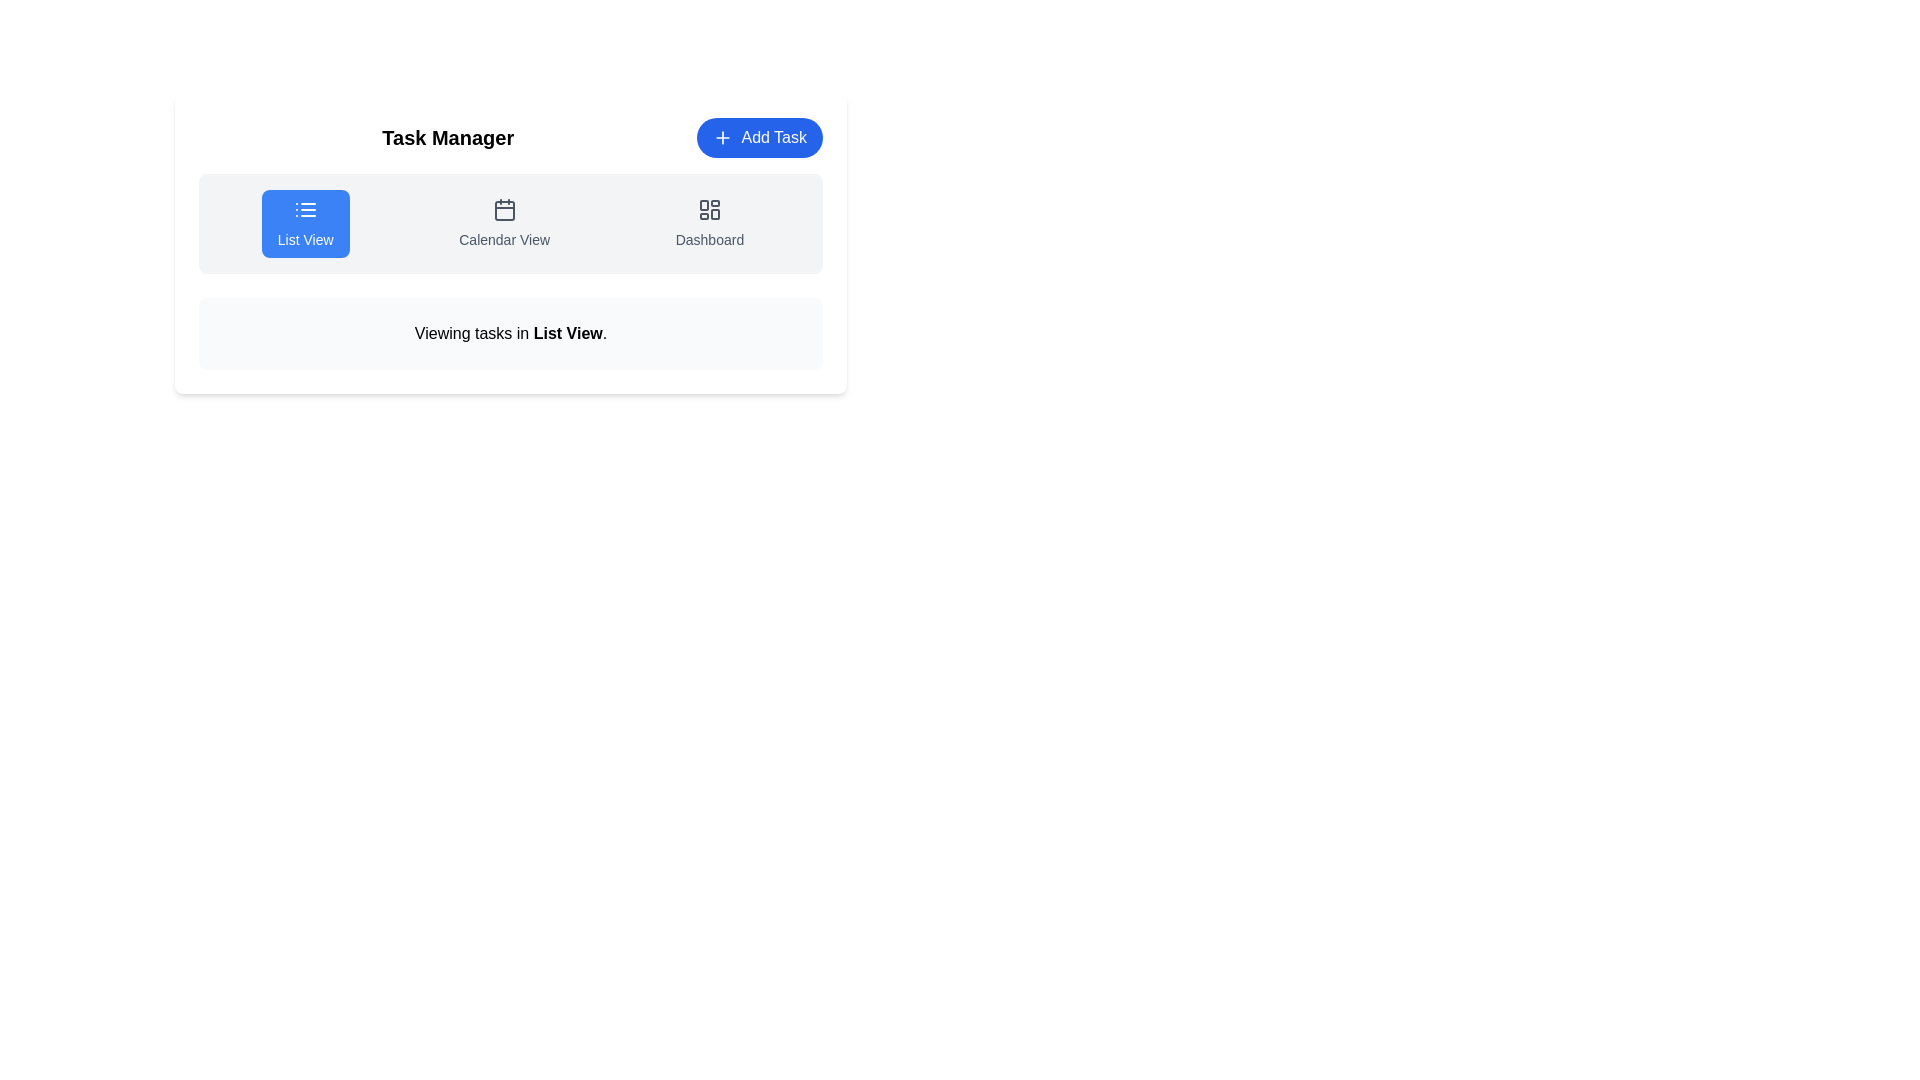 The height and width of the screenshot is (1080, 1920). Describe the element at coordinates (709, 238) in the screenshot. I see `text label 'Dashboard' located below the dashboard icon in the horizontal navigation section, which is the third item from the left` at that location.